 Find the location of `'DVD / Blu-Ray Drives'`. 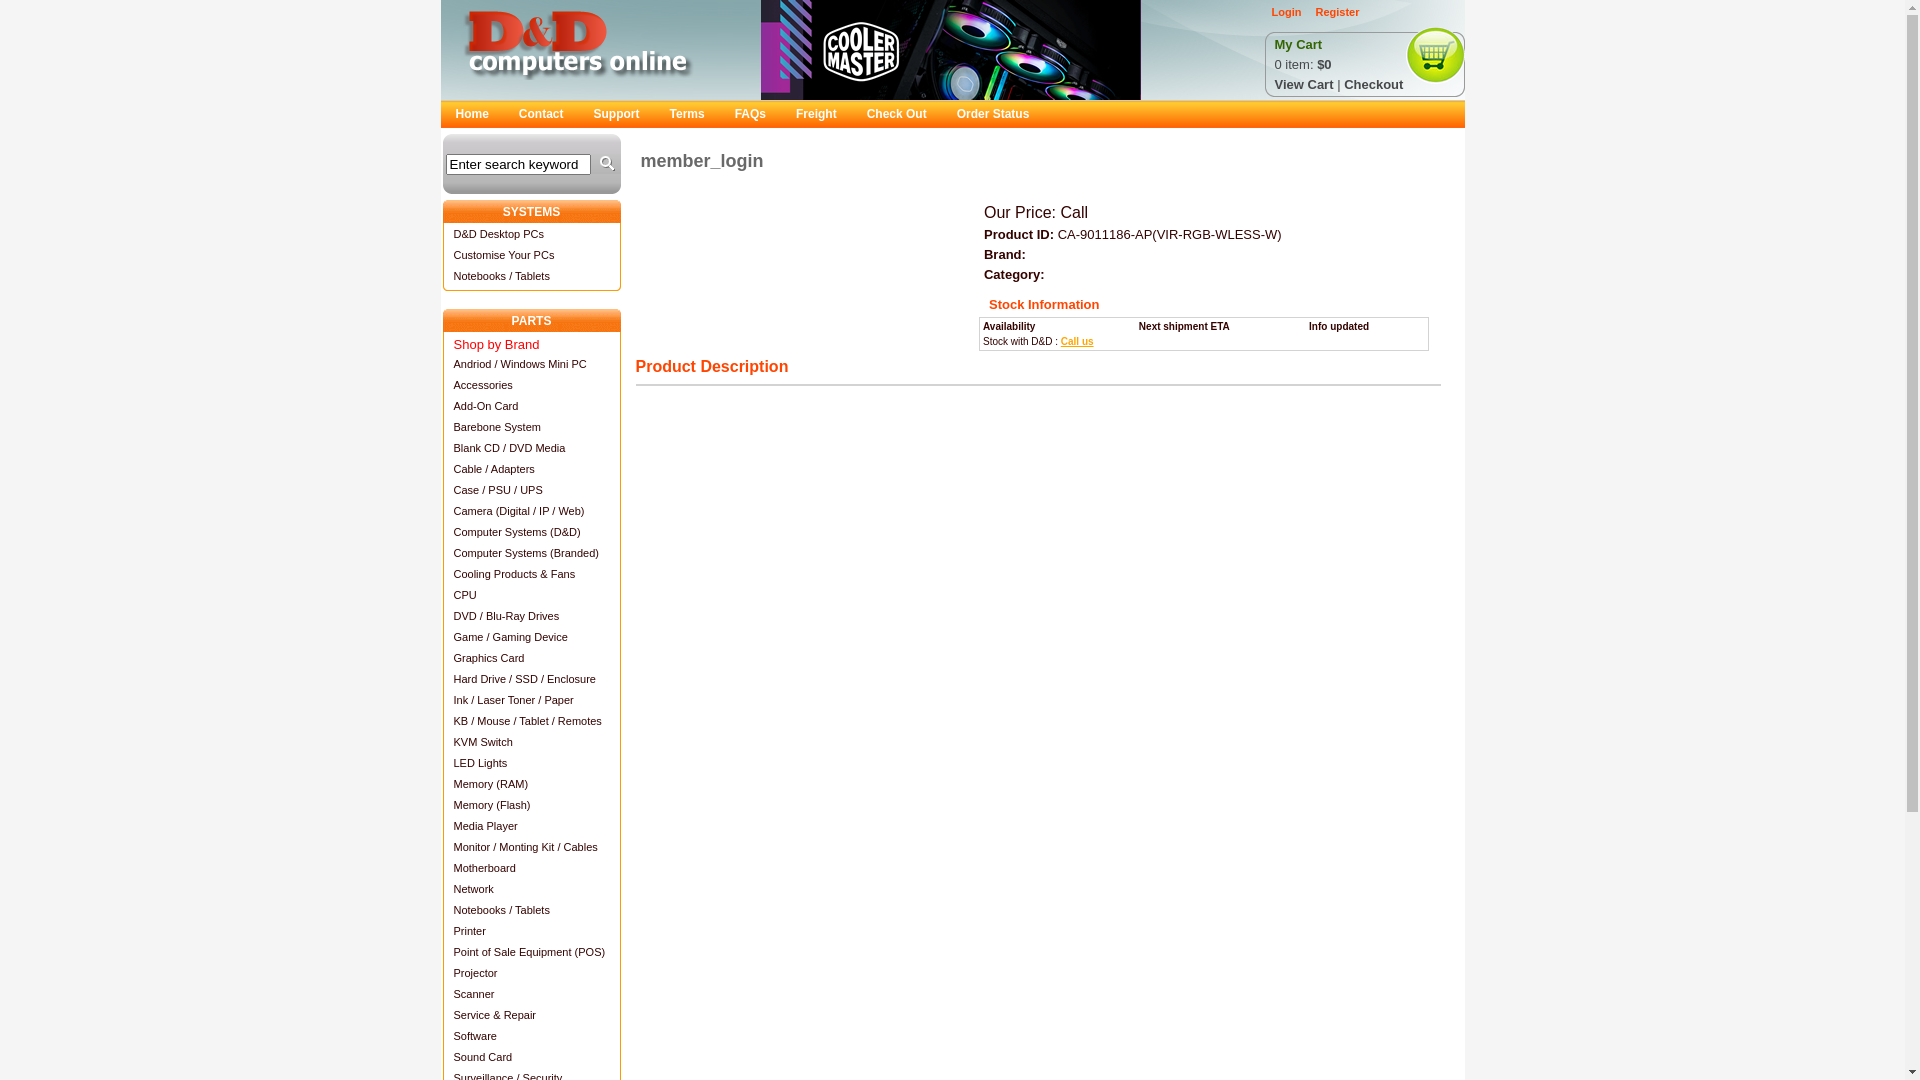

'DVD / Blu-Ray Drives' is located at coordinates (531, 614).